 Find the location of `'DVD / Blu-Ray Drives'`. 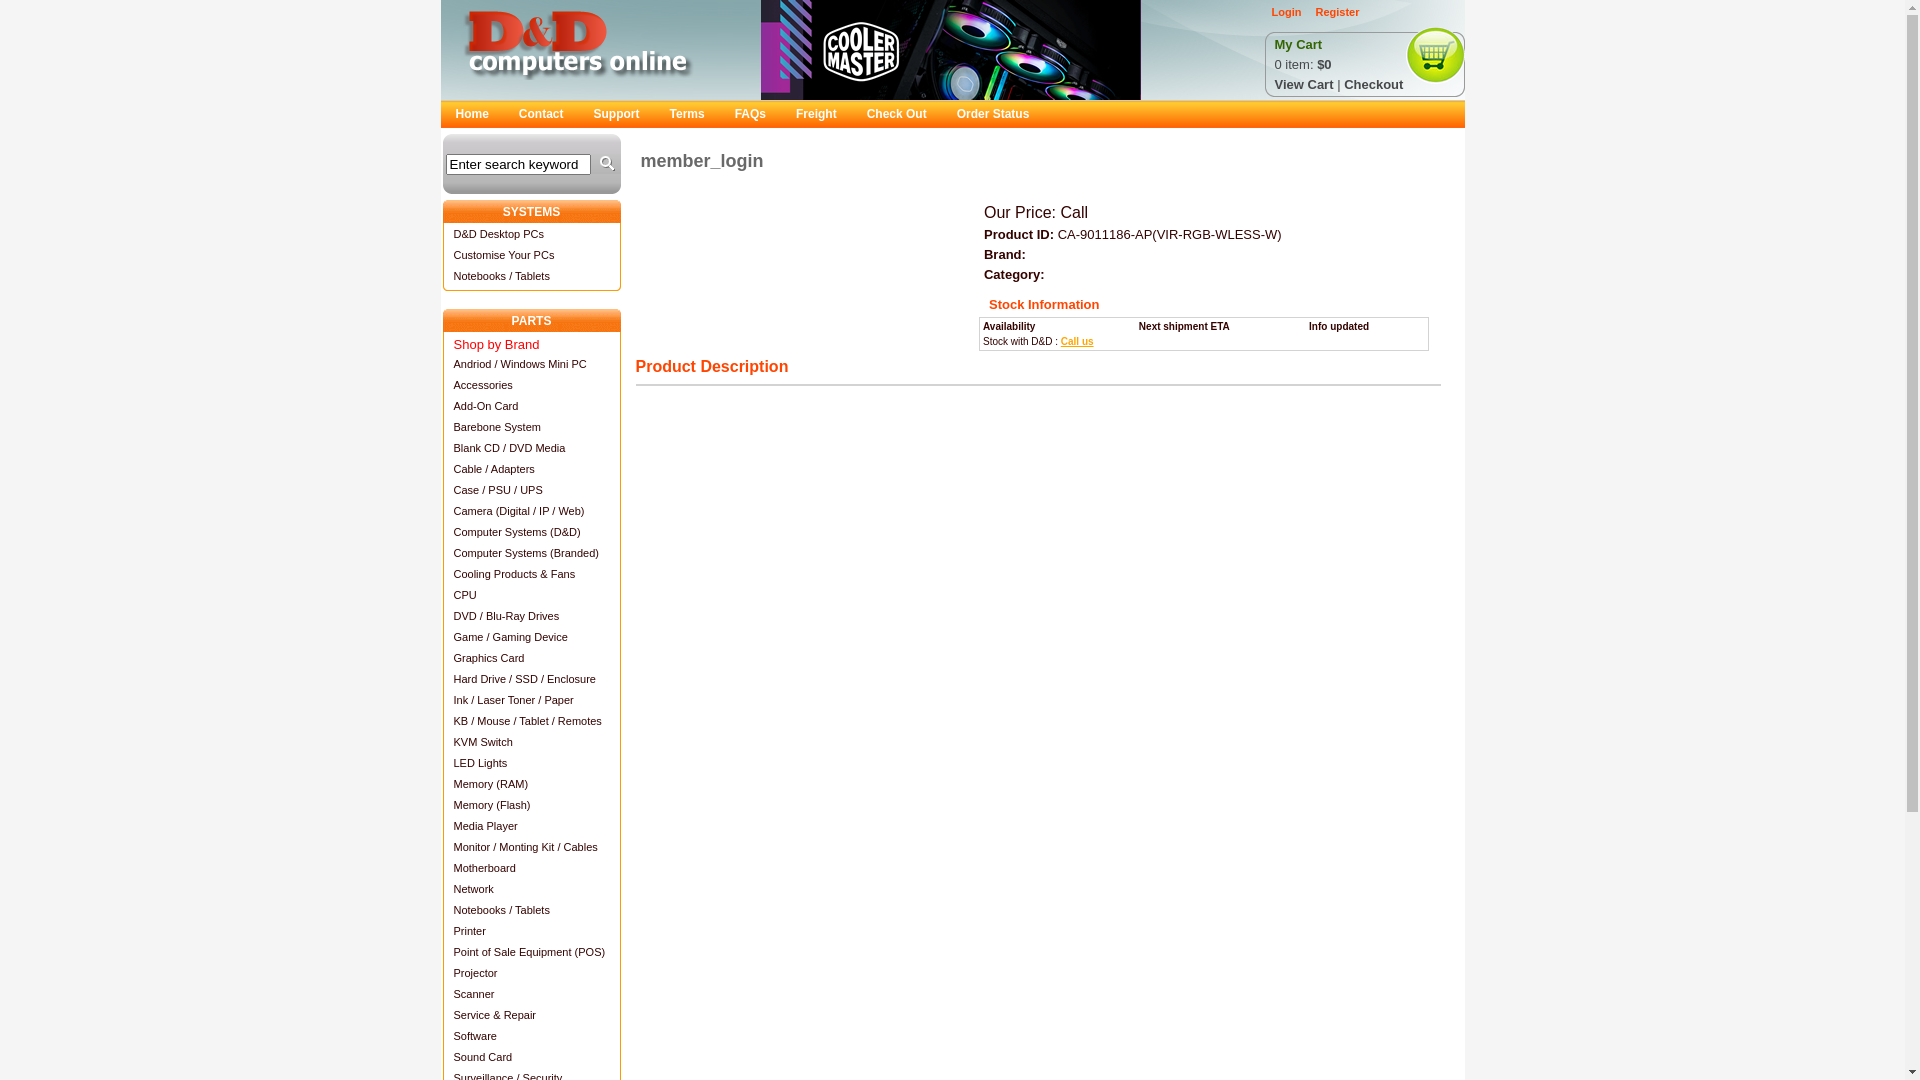

'DVD / Blu-Ray Drives' is located at coordinates (531, 614).